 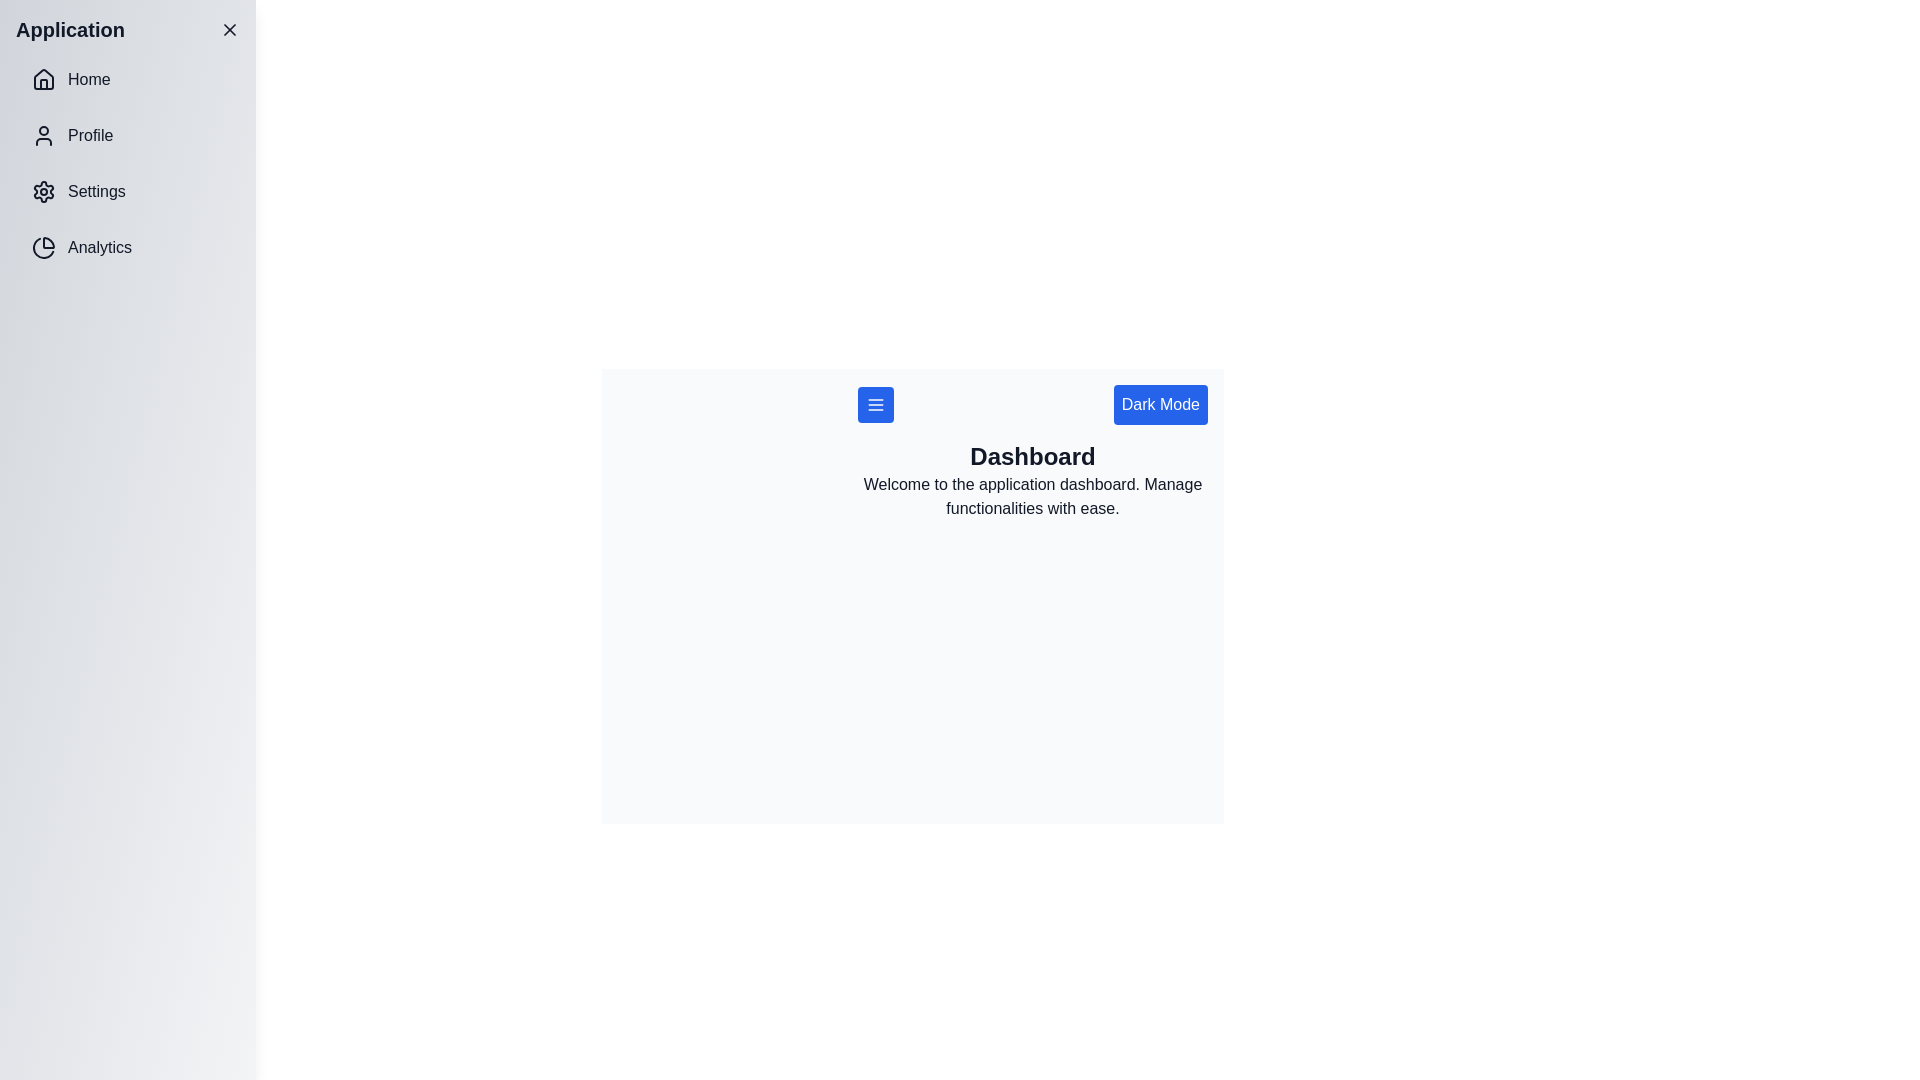 I want to click on the Navigation Button located in the sidebar, which is the second item below 'Home' and above 'Settings', so click(x=127, y=135).